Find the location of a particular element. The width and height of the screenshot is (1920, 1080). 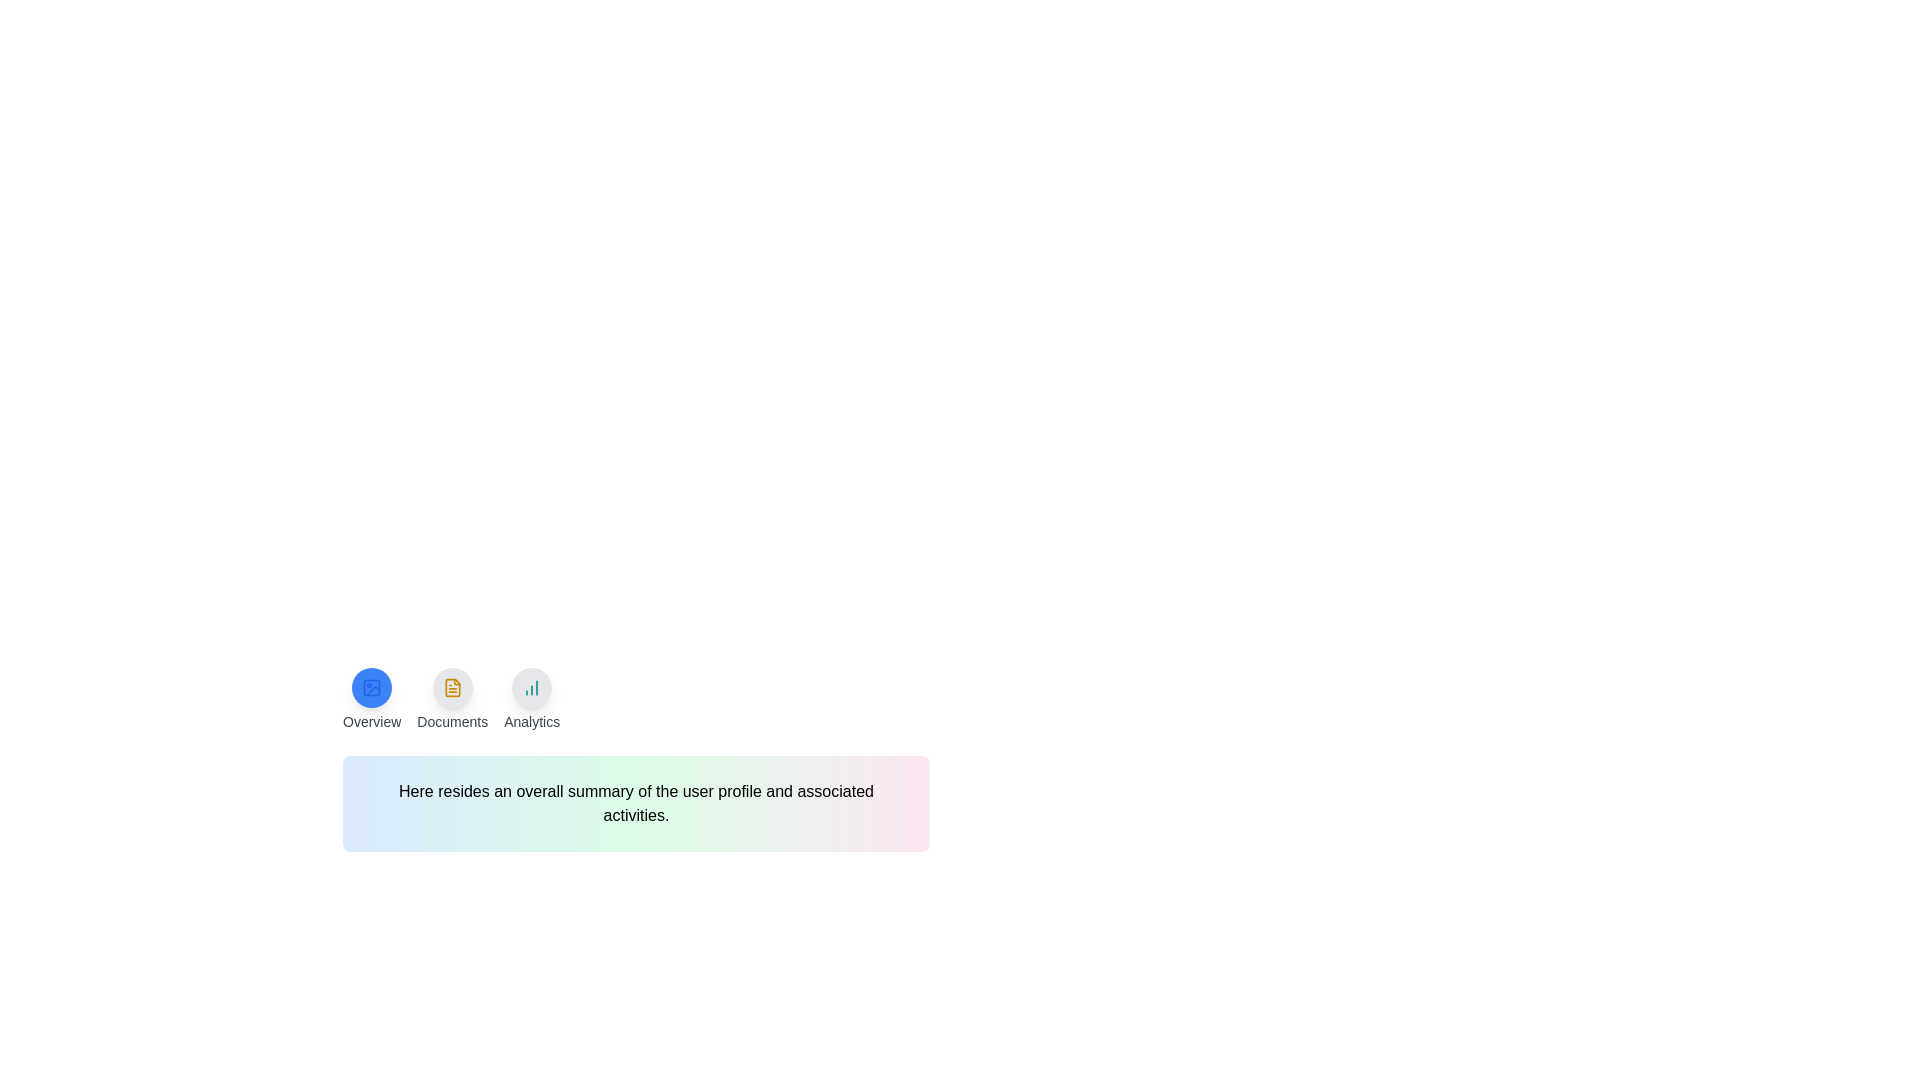

the 'Documents' button located in the middle of the navigation items is located at coordinates (451, 698).